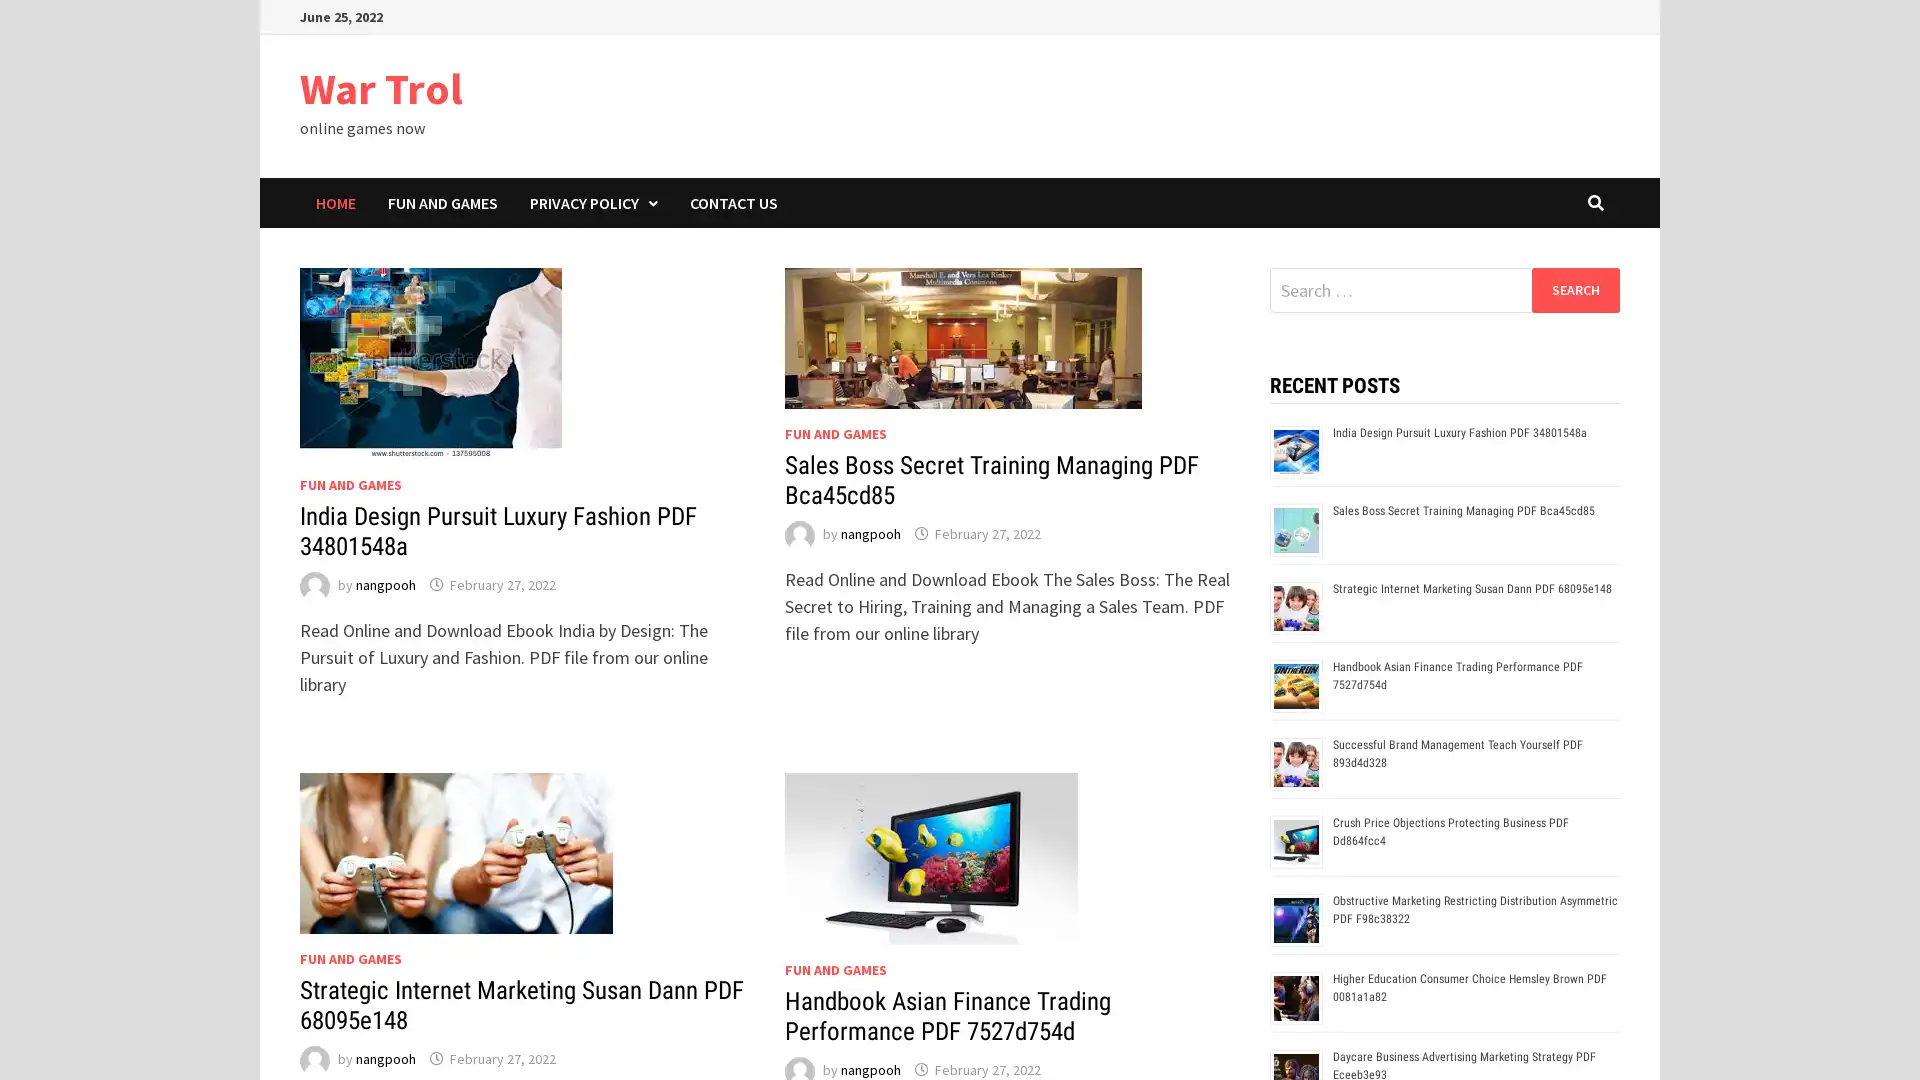  Describe the element at coordinates (1574, 289) in the screenshot. I see `Search` at that location.